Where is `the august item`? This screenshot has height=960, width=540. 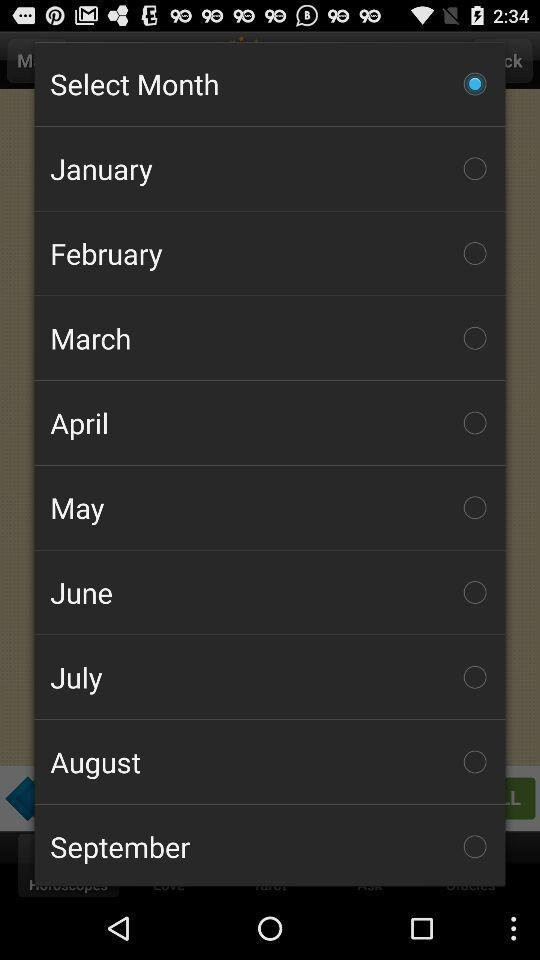
the august item is located at coordinates (270, 760).